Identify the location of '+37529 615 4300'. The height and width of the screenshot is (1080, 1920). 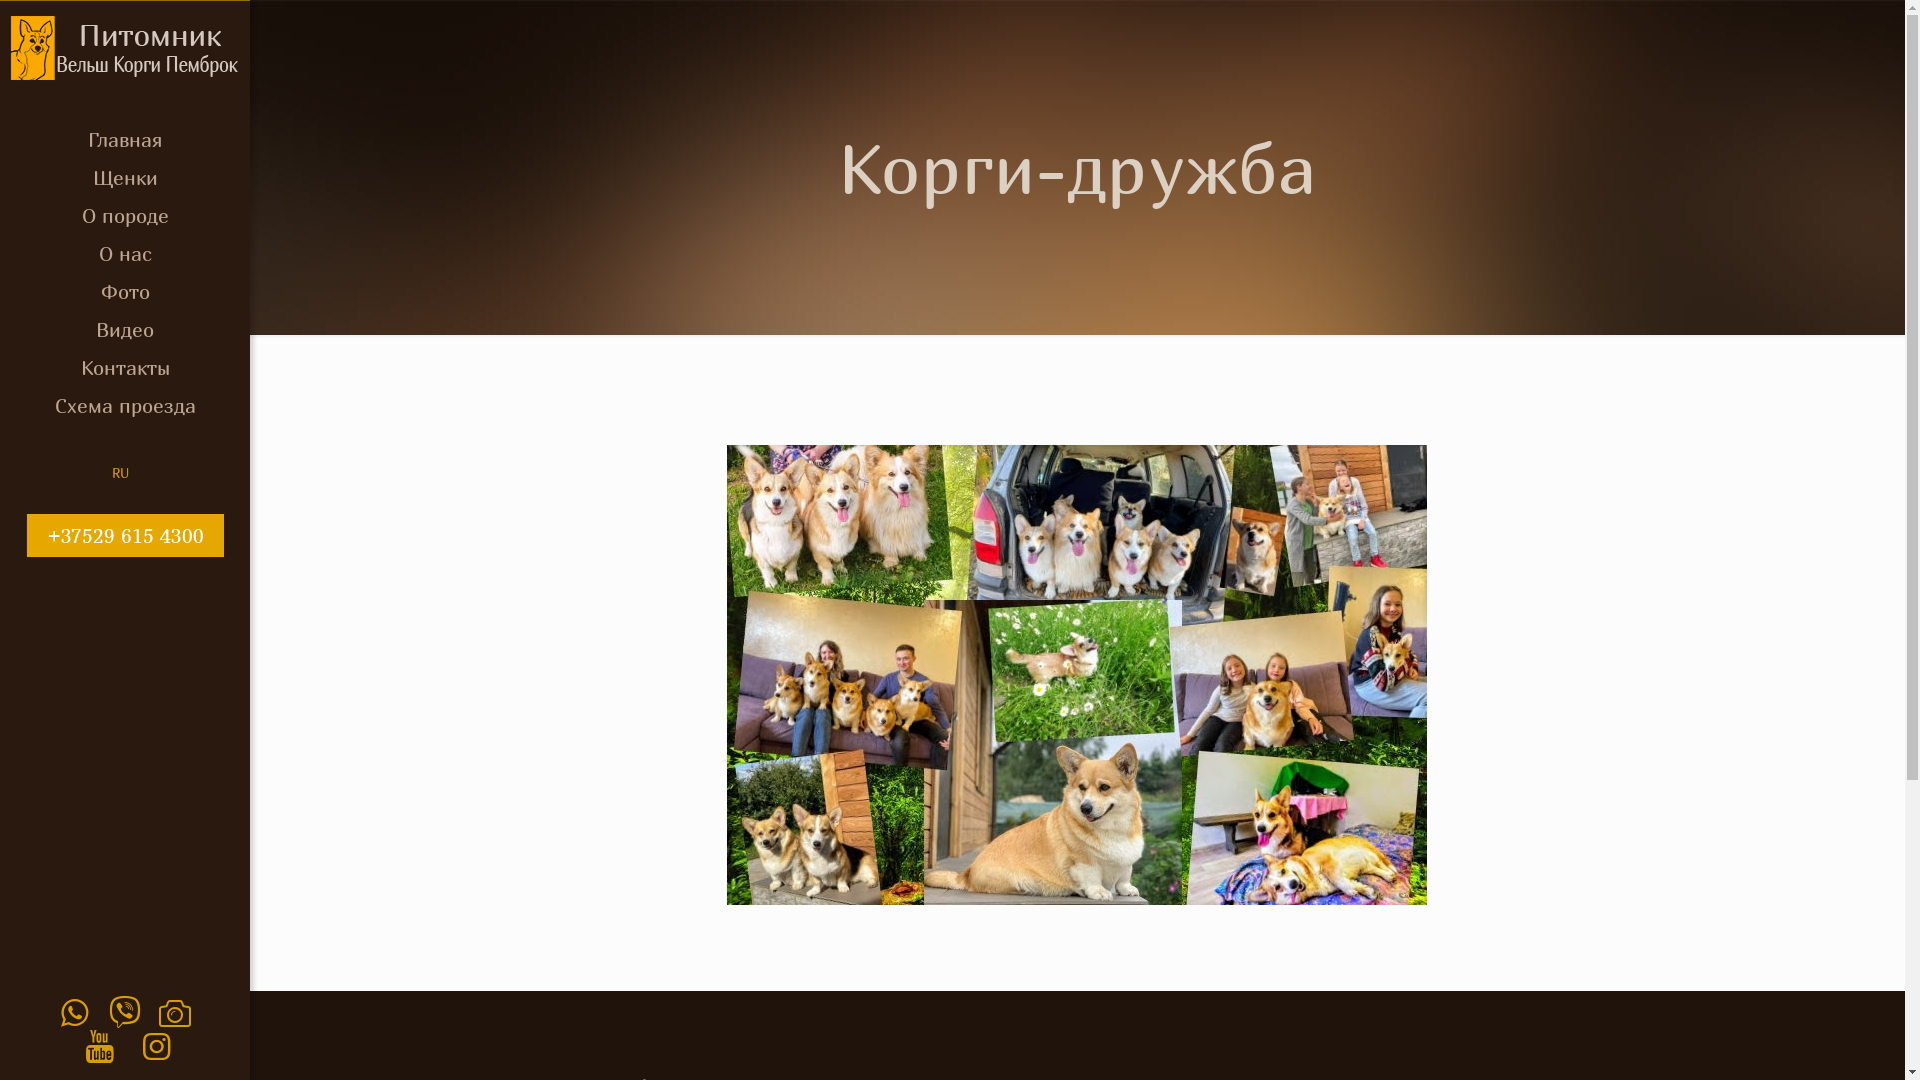
(123, 534).